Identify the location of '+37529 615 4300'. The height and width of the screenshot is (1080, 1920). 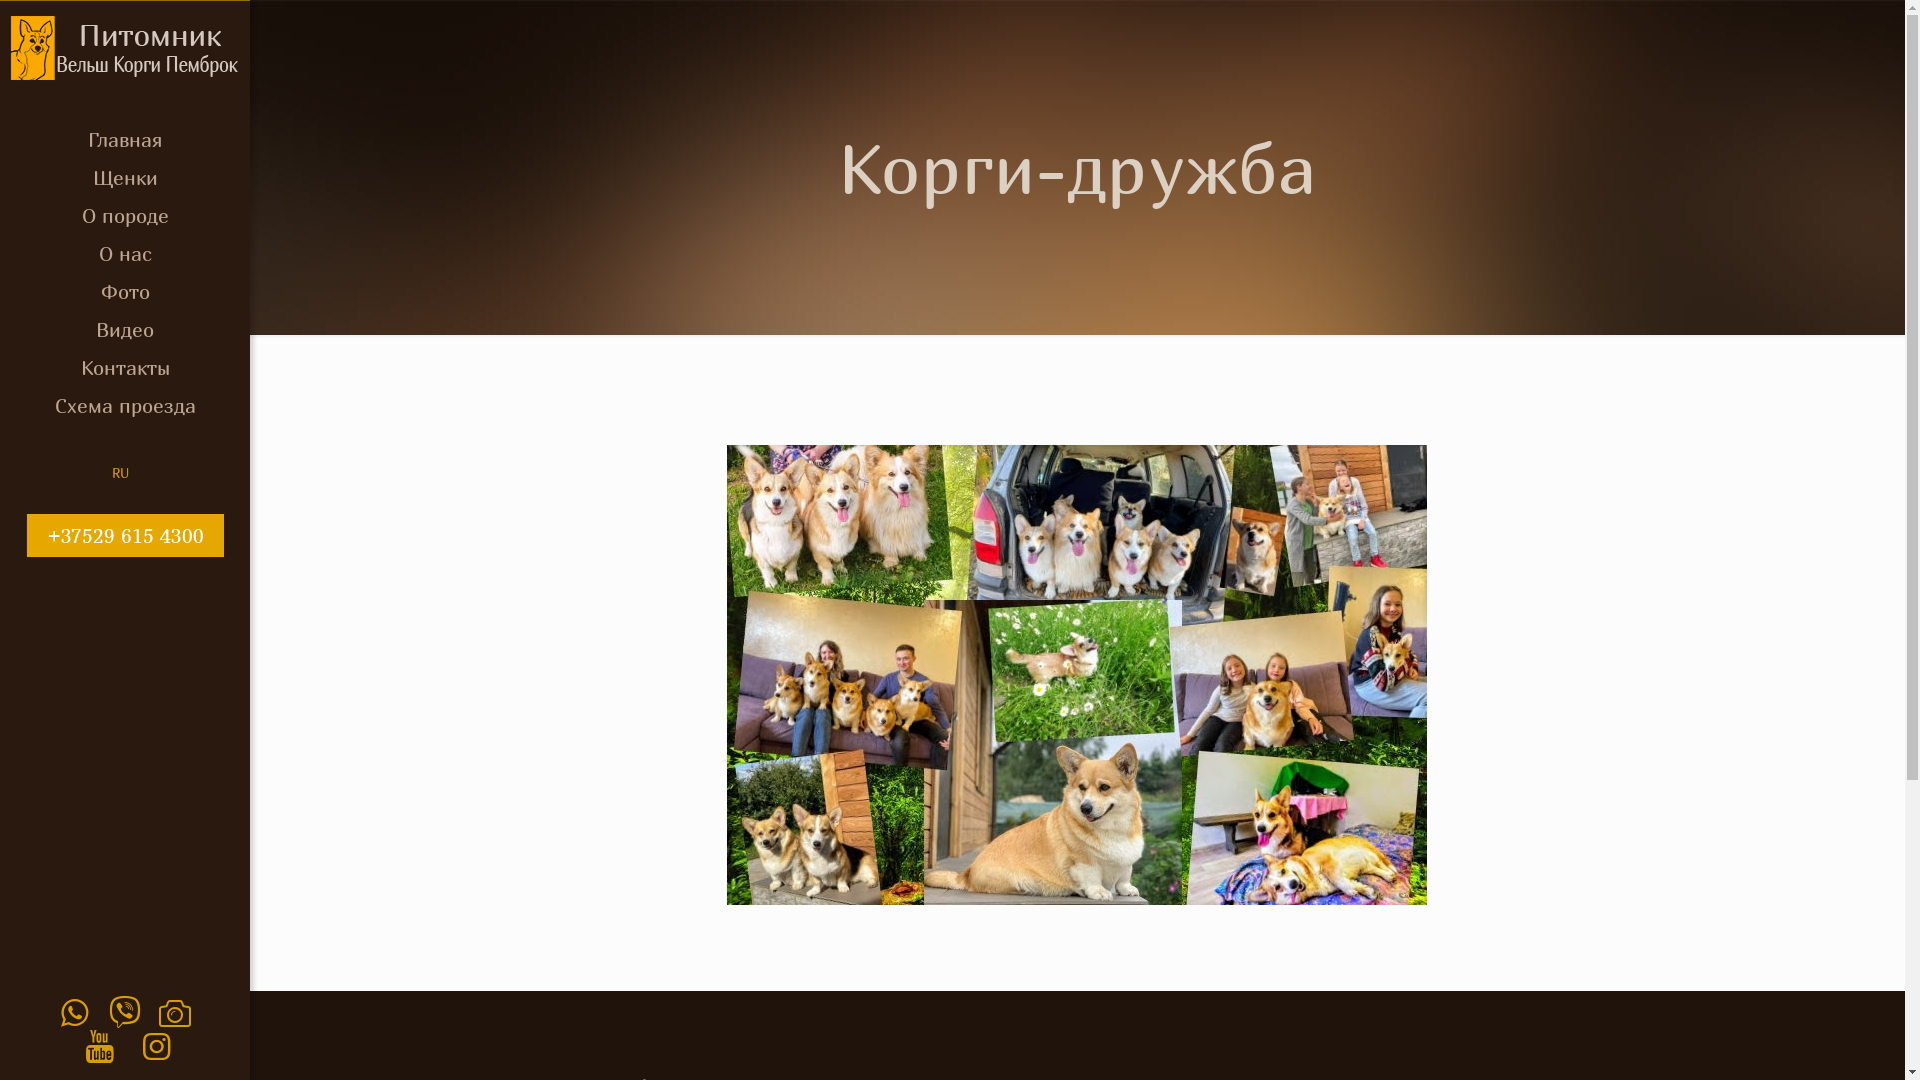
(123, 534).